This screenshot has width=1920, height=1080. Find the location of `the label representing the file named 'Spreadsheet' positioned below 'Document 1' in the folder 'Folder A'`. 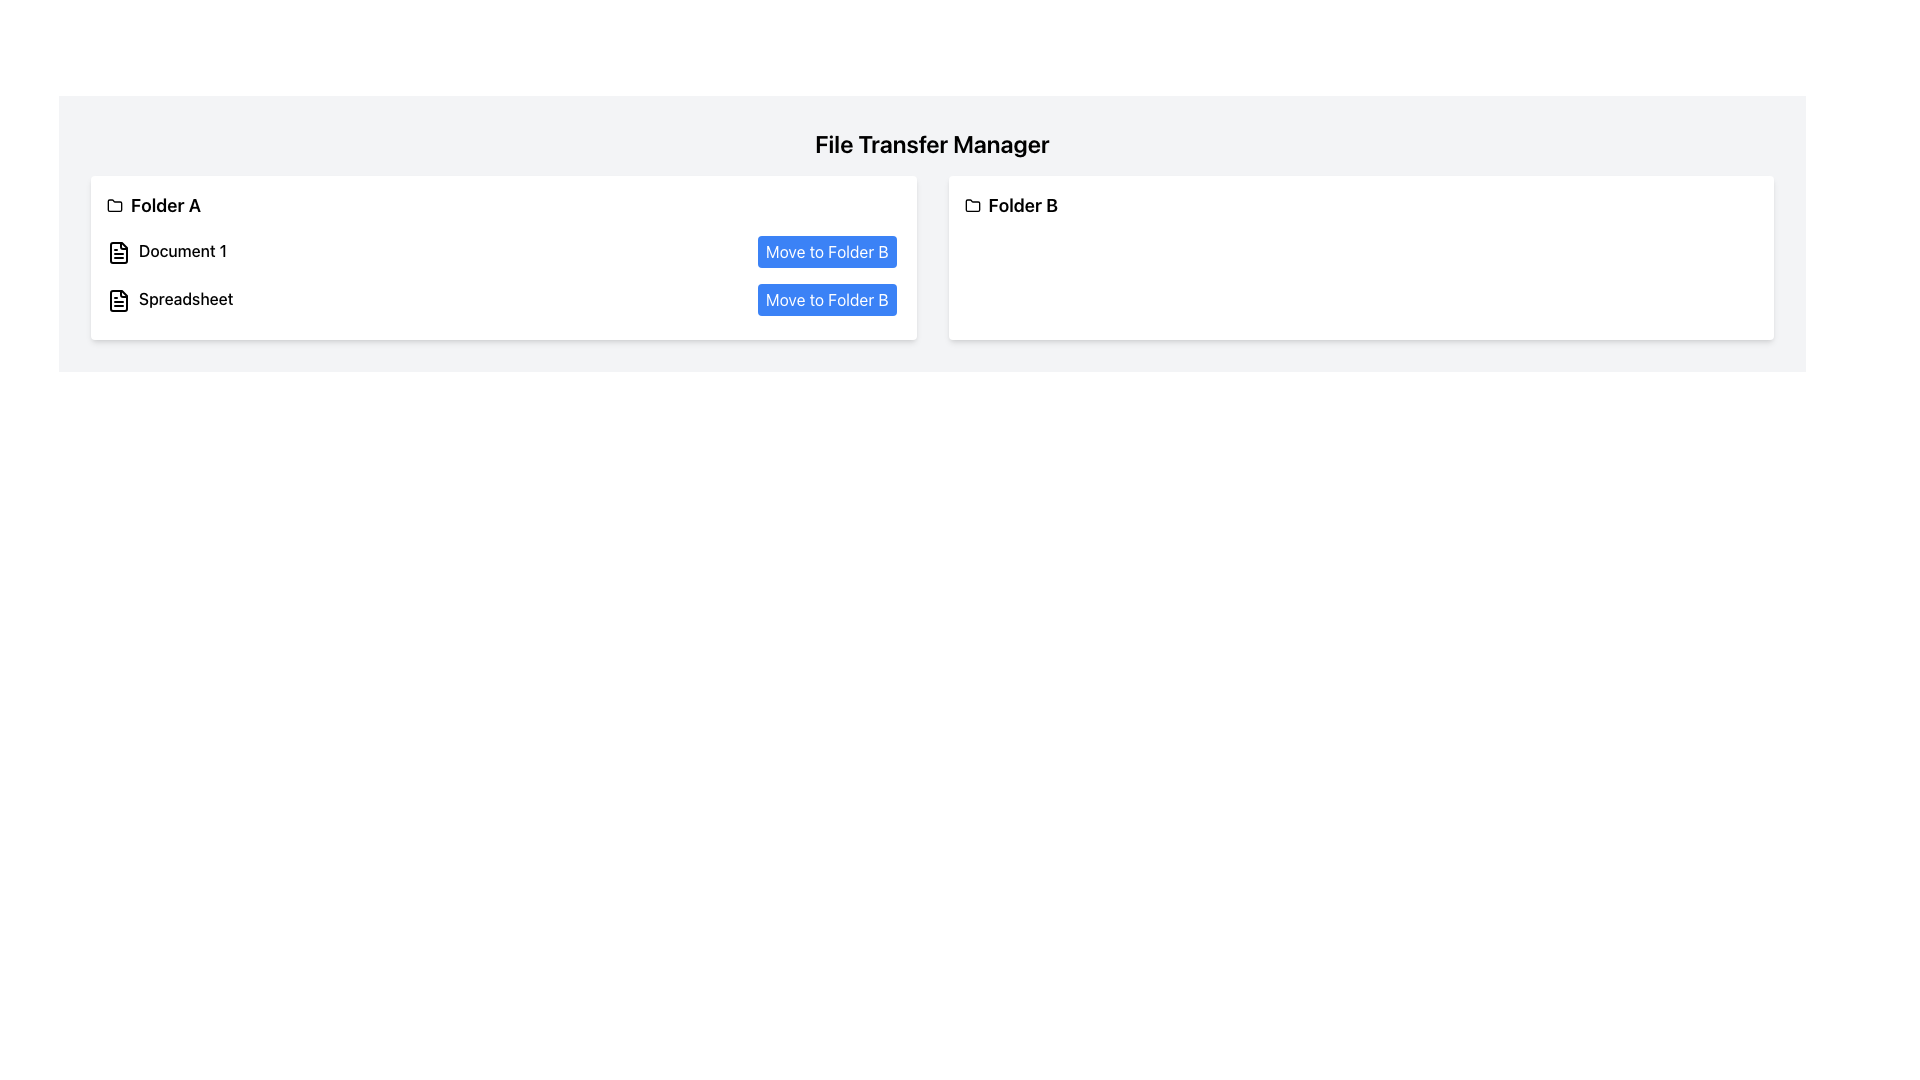

the label representing the file named 'Spreadsheet' positioned below 'Document 1' in the folder 'Folder A' is located at coordinates (170, 300).